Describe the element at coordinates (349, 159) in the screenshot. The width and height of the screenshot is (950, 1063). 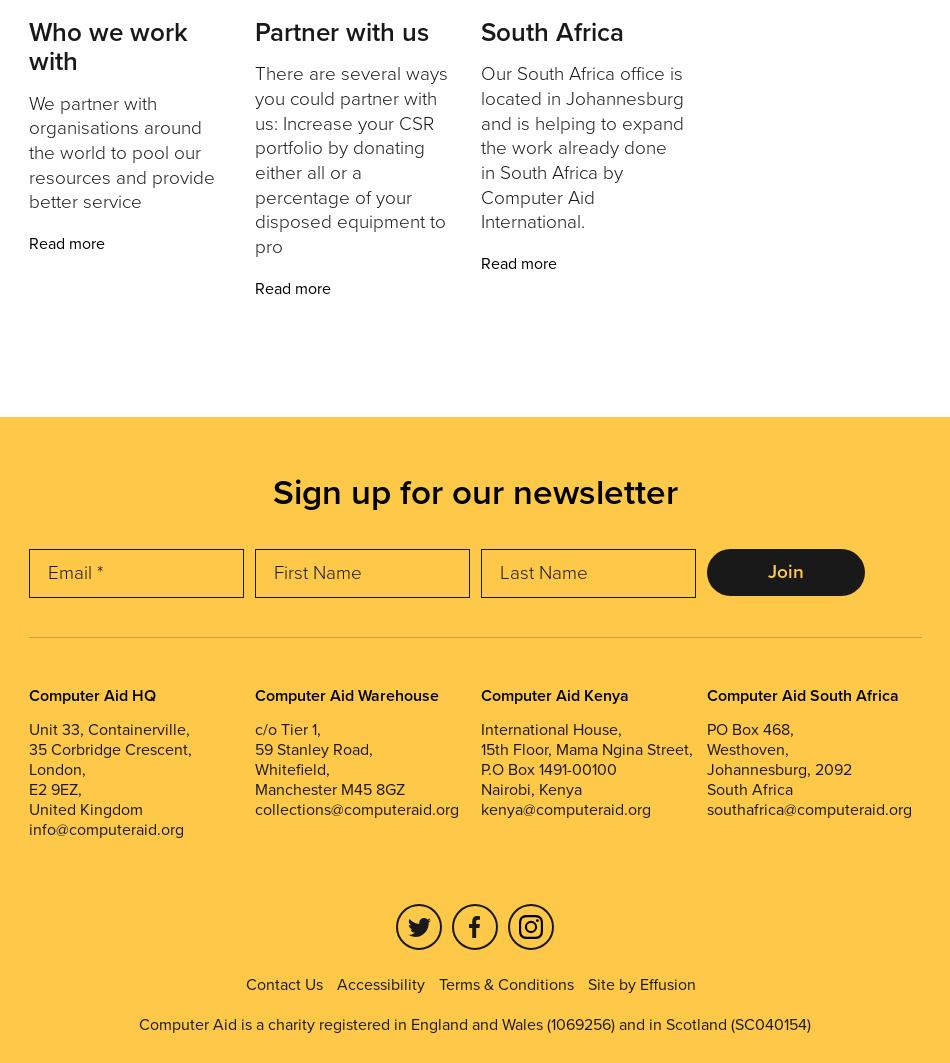
I see `'There are several ways you could partner with us: Increase your CSR portfolio by donating either all or a percentage of your disposed equipment to pro'` at that location.